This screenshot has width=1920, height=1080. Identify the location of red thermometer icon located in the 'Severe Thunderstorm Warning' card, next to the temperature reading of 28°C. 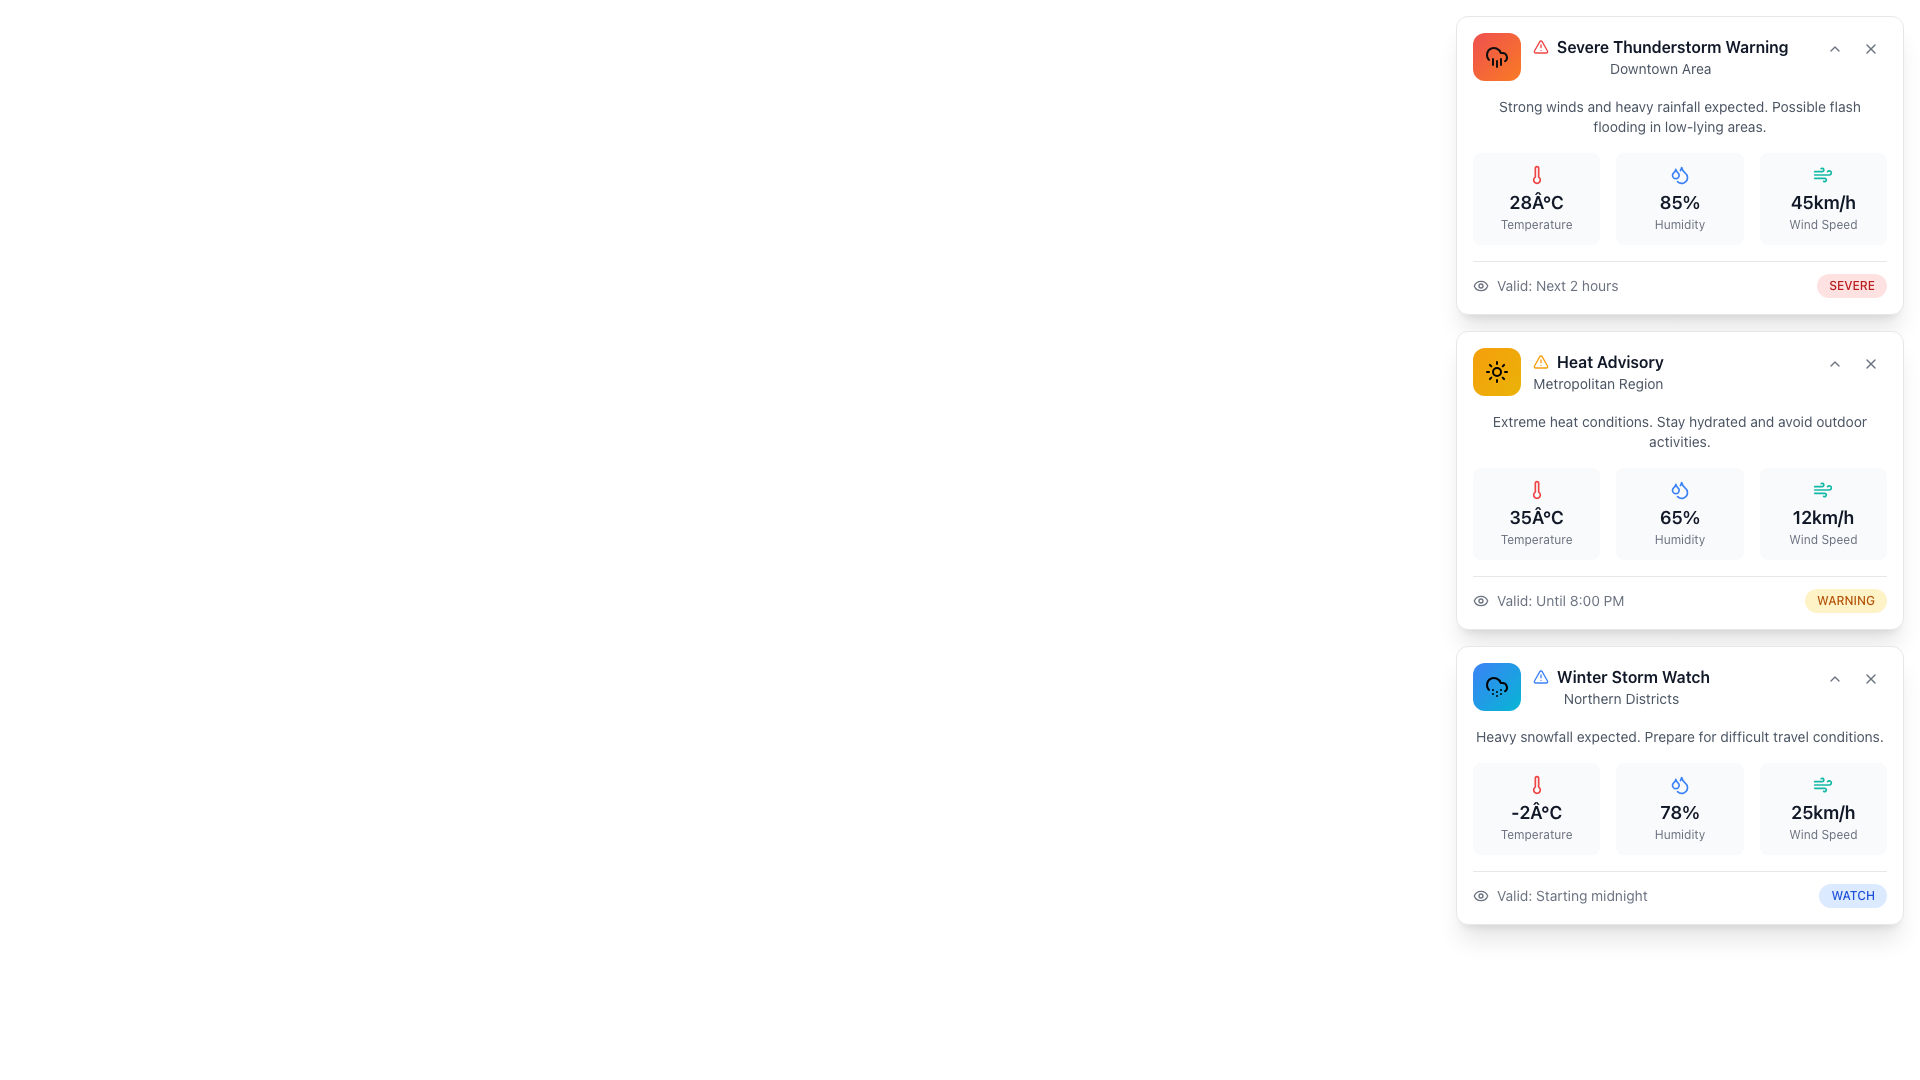
(1535, 173).